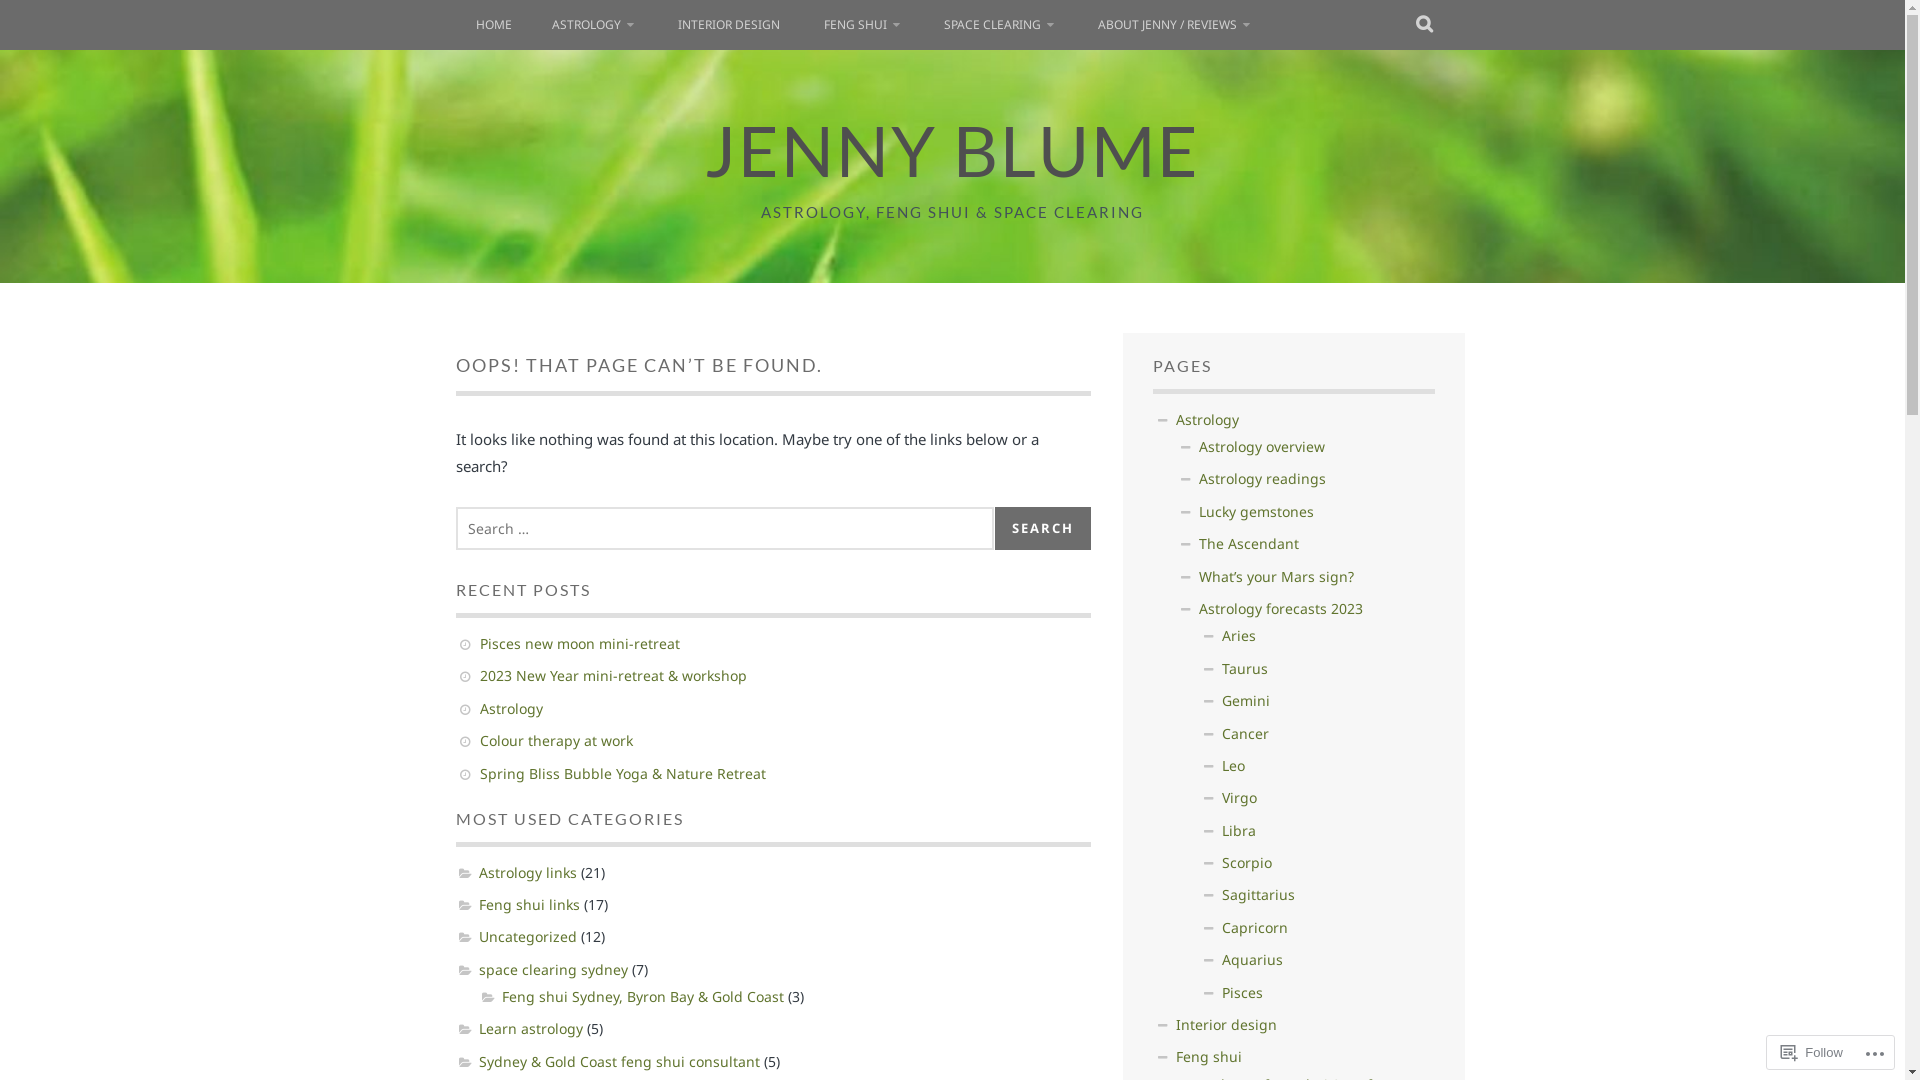 Image resolution: width=1920 pixels, height=1080 pixels. What do you see at coordinates (556, 740) in the screenshot?
I see `'Colour therapy at work'` at bounding box center [556, 740].